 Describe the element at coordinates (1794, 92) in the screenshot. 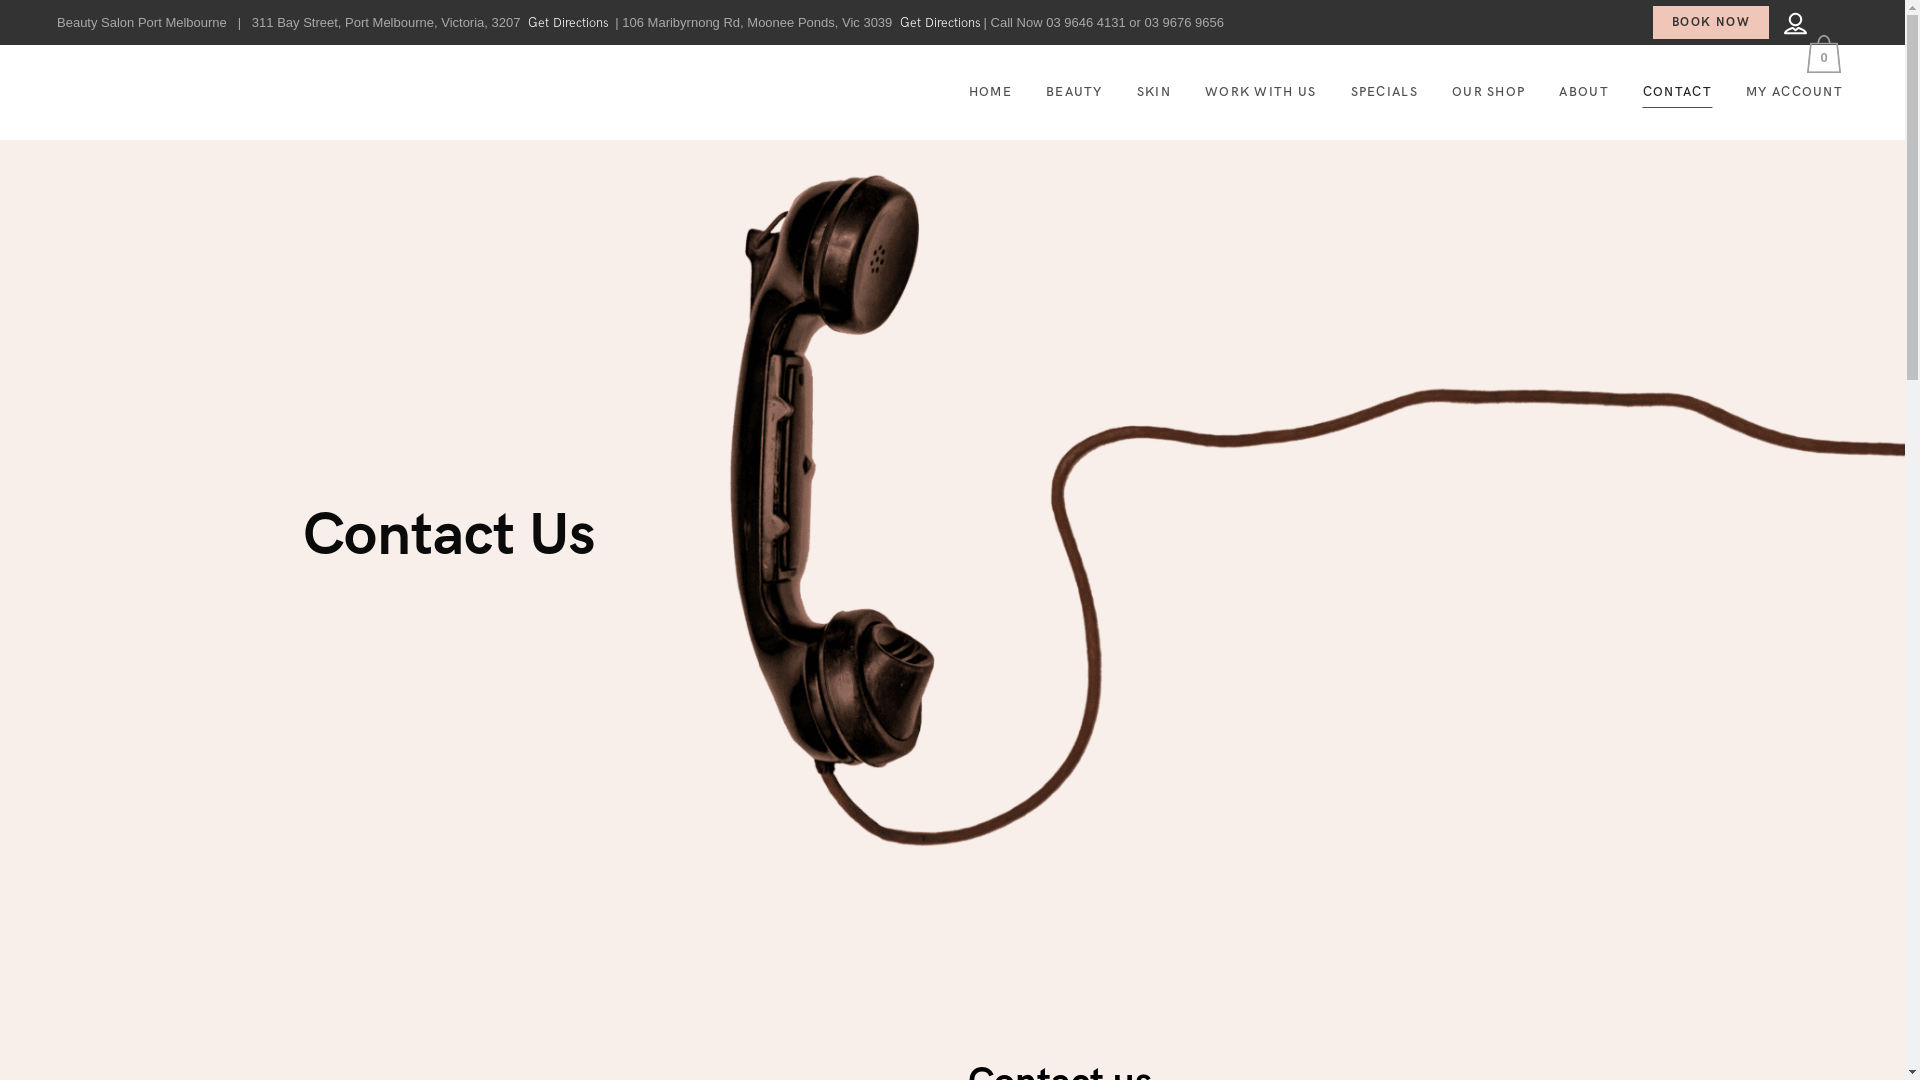

I see `'MY ACCOUNT'` at that location.